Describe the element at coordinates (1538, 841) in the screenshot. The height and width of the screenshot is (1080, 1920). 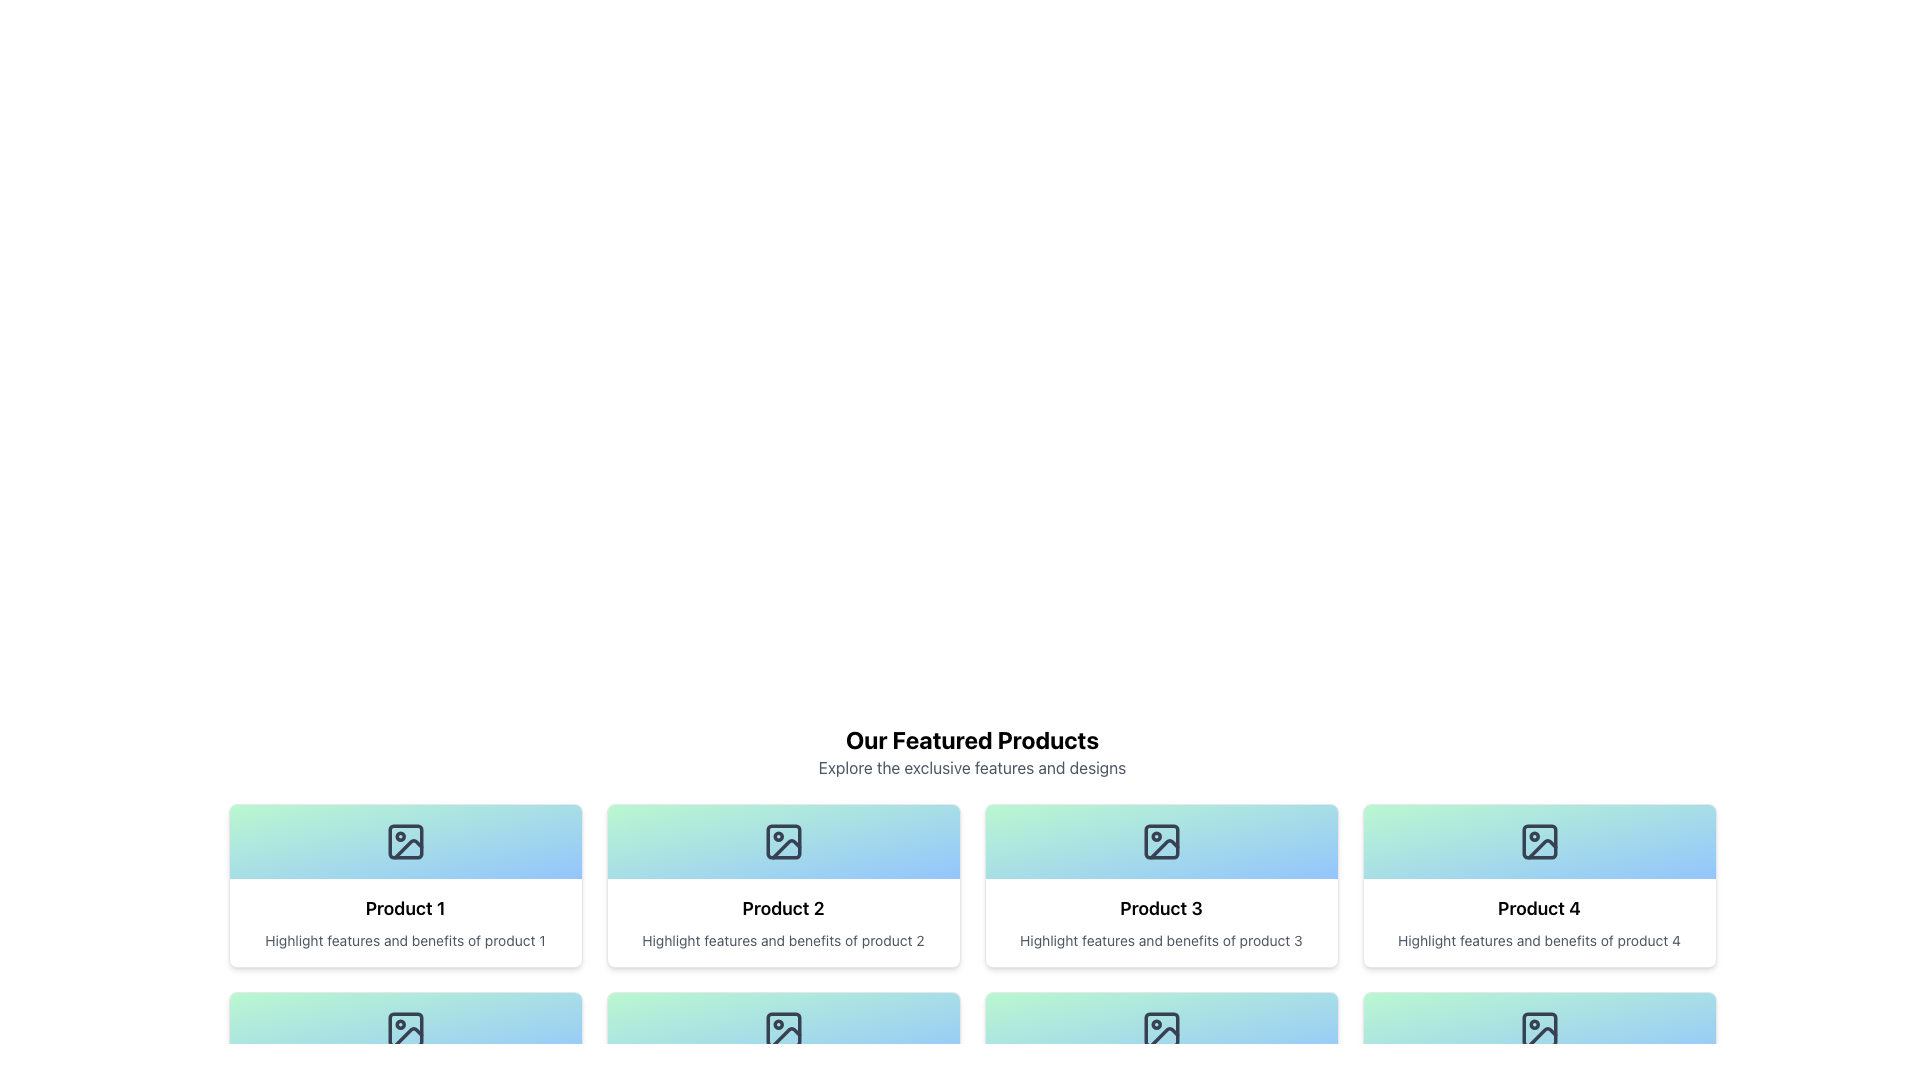
I see `the icon located at the top center of the 'Product 4' card in the 'Our Featured Products' section` at that location.